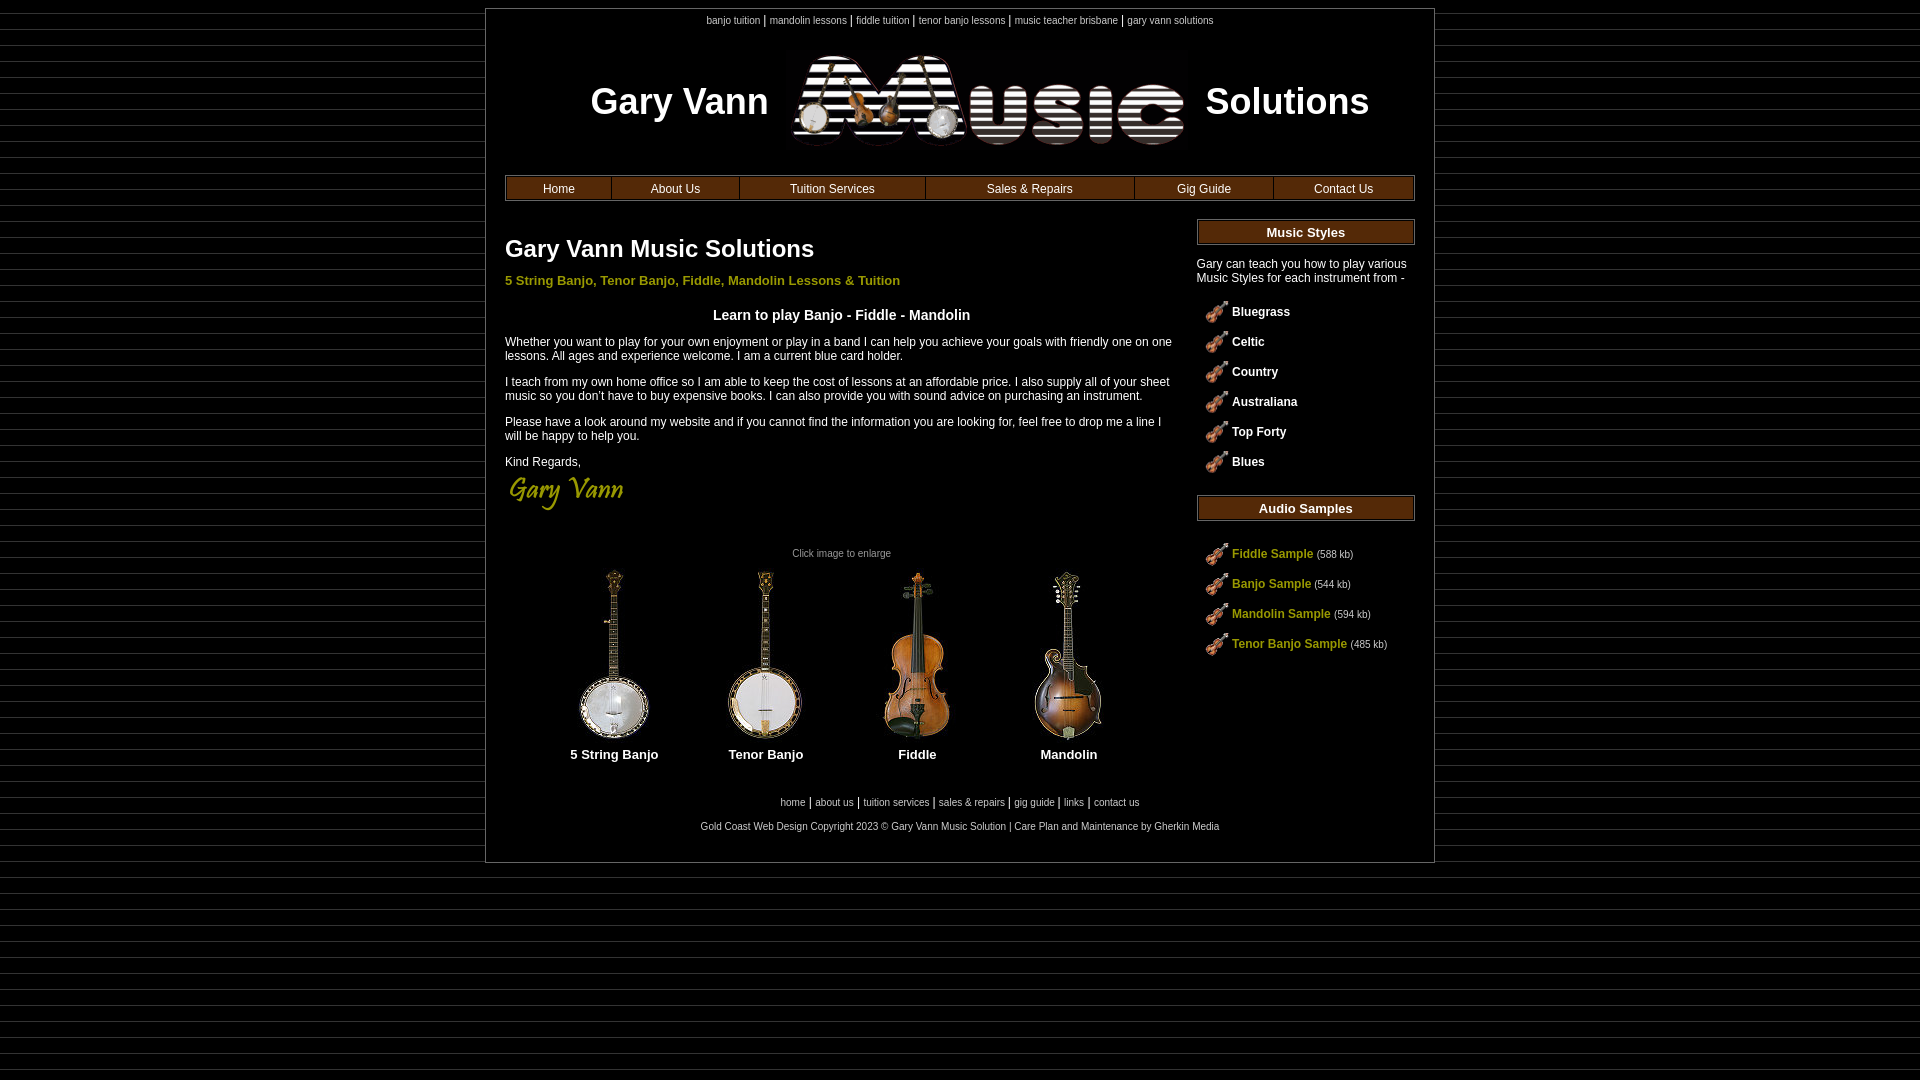 Image resolution: width=1920 pixels, height=1080 pixels. Describe the element at coordinates (753, 826) in the screenshot. I see `'Gold Coast Web Design'` at that location.